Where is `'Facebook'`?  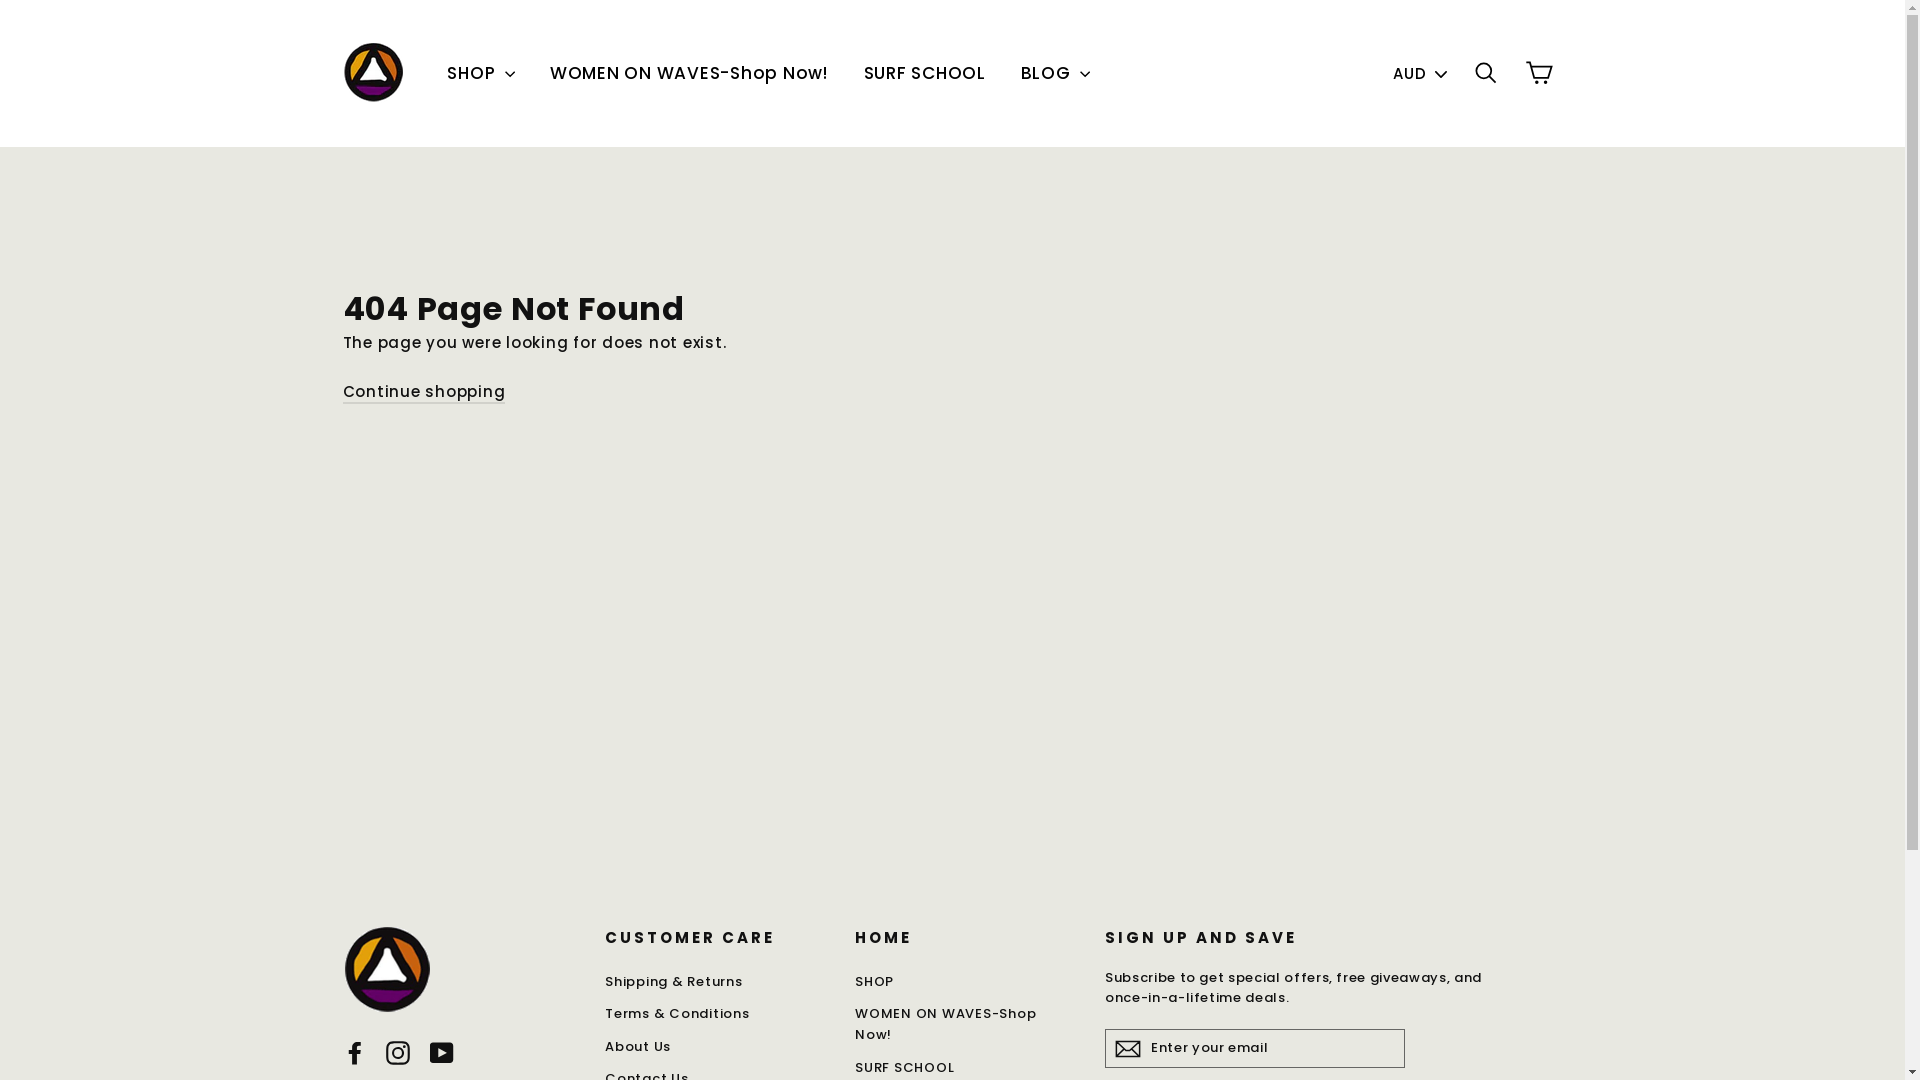 'Facebook' is located at coordinates (354, 1051).